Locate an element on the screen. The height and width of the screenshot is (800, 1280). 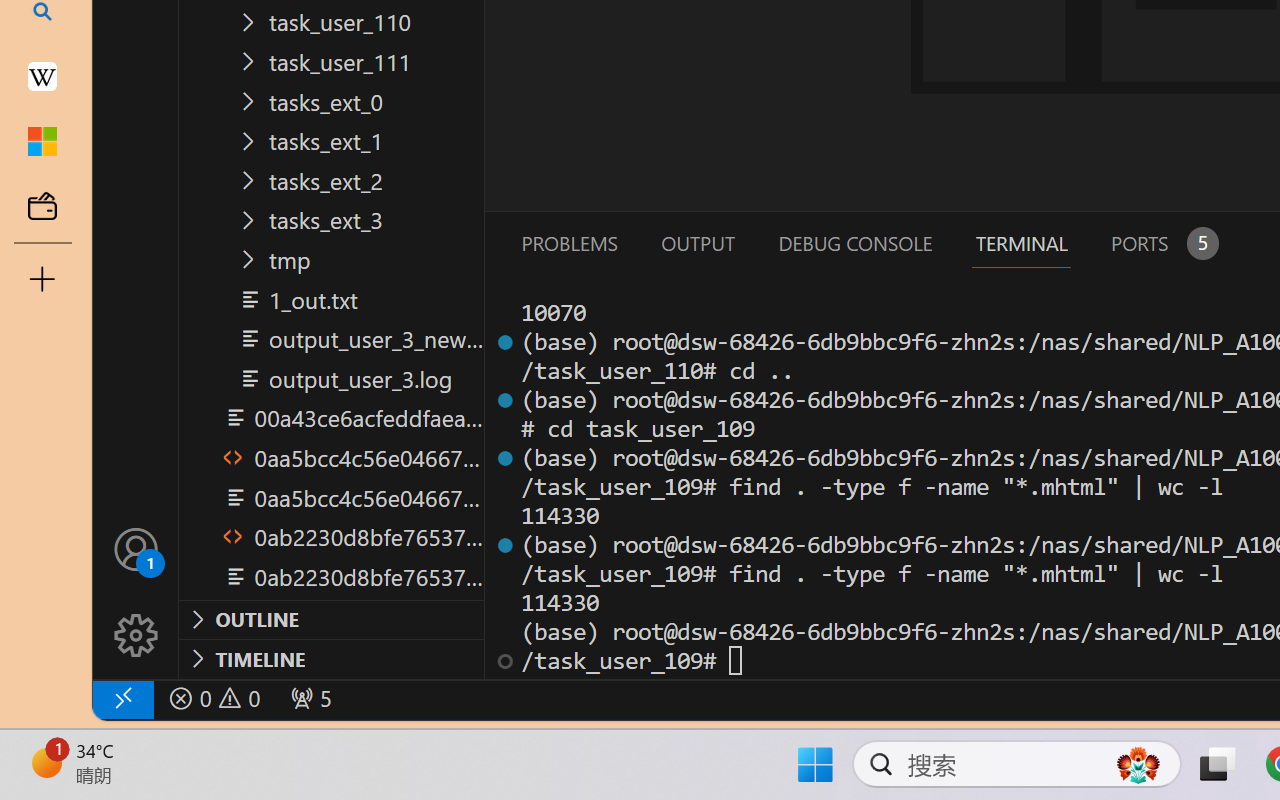
'Output (Ctrl+Shift+U)' is located at coordinates (696, 242).